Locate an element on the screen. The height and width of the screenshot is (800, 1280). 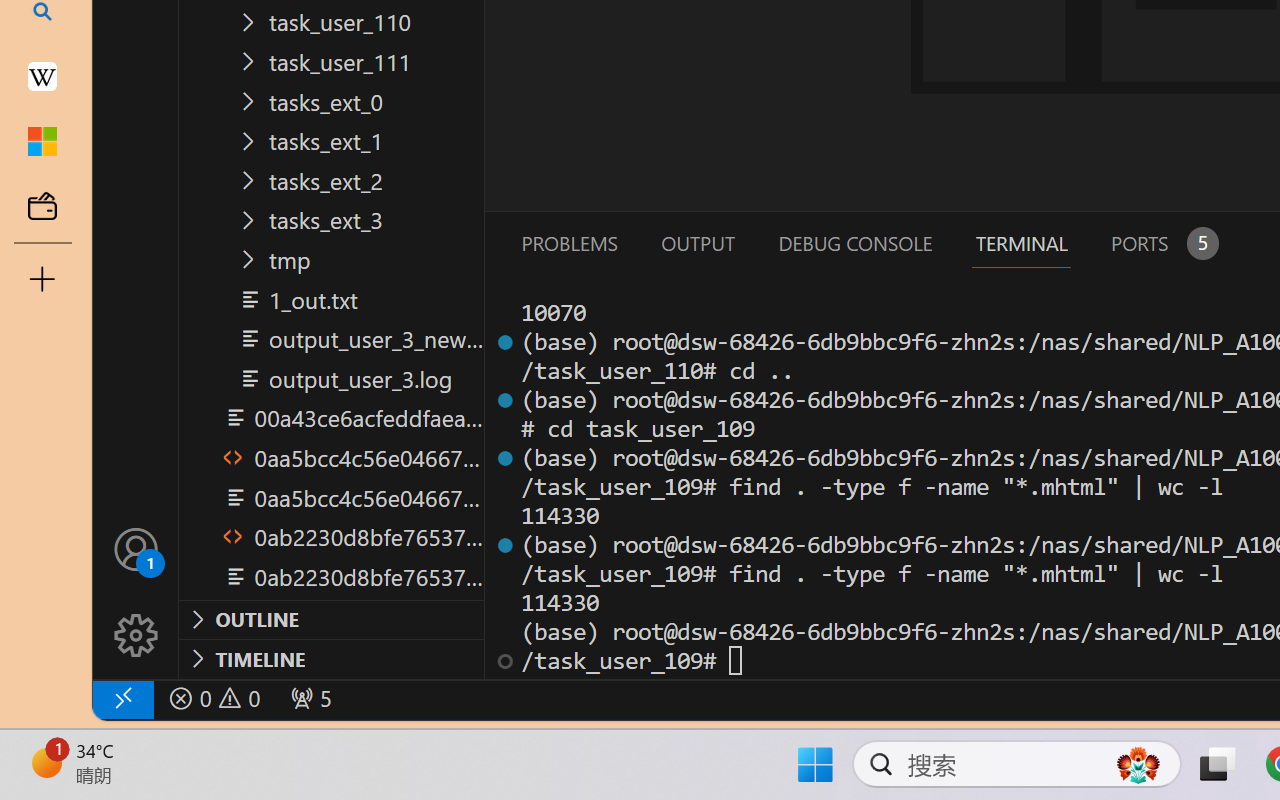
'Output (Ctrl+Shift+U)' is located at coordinates (696, 242).